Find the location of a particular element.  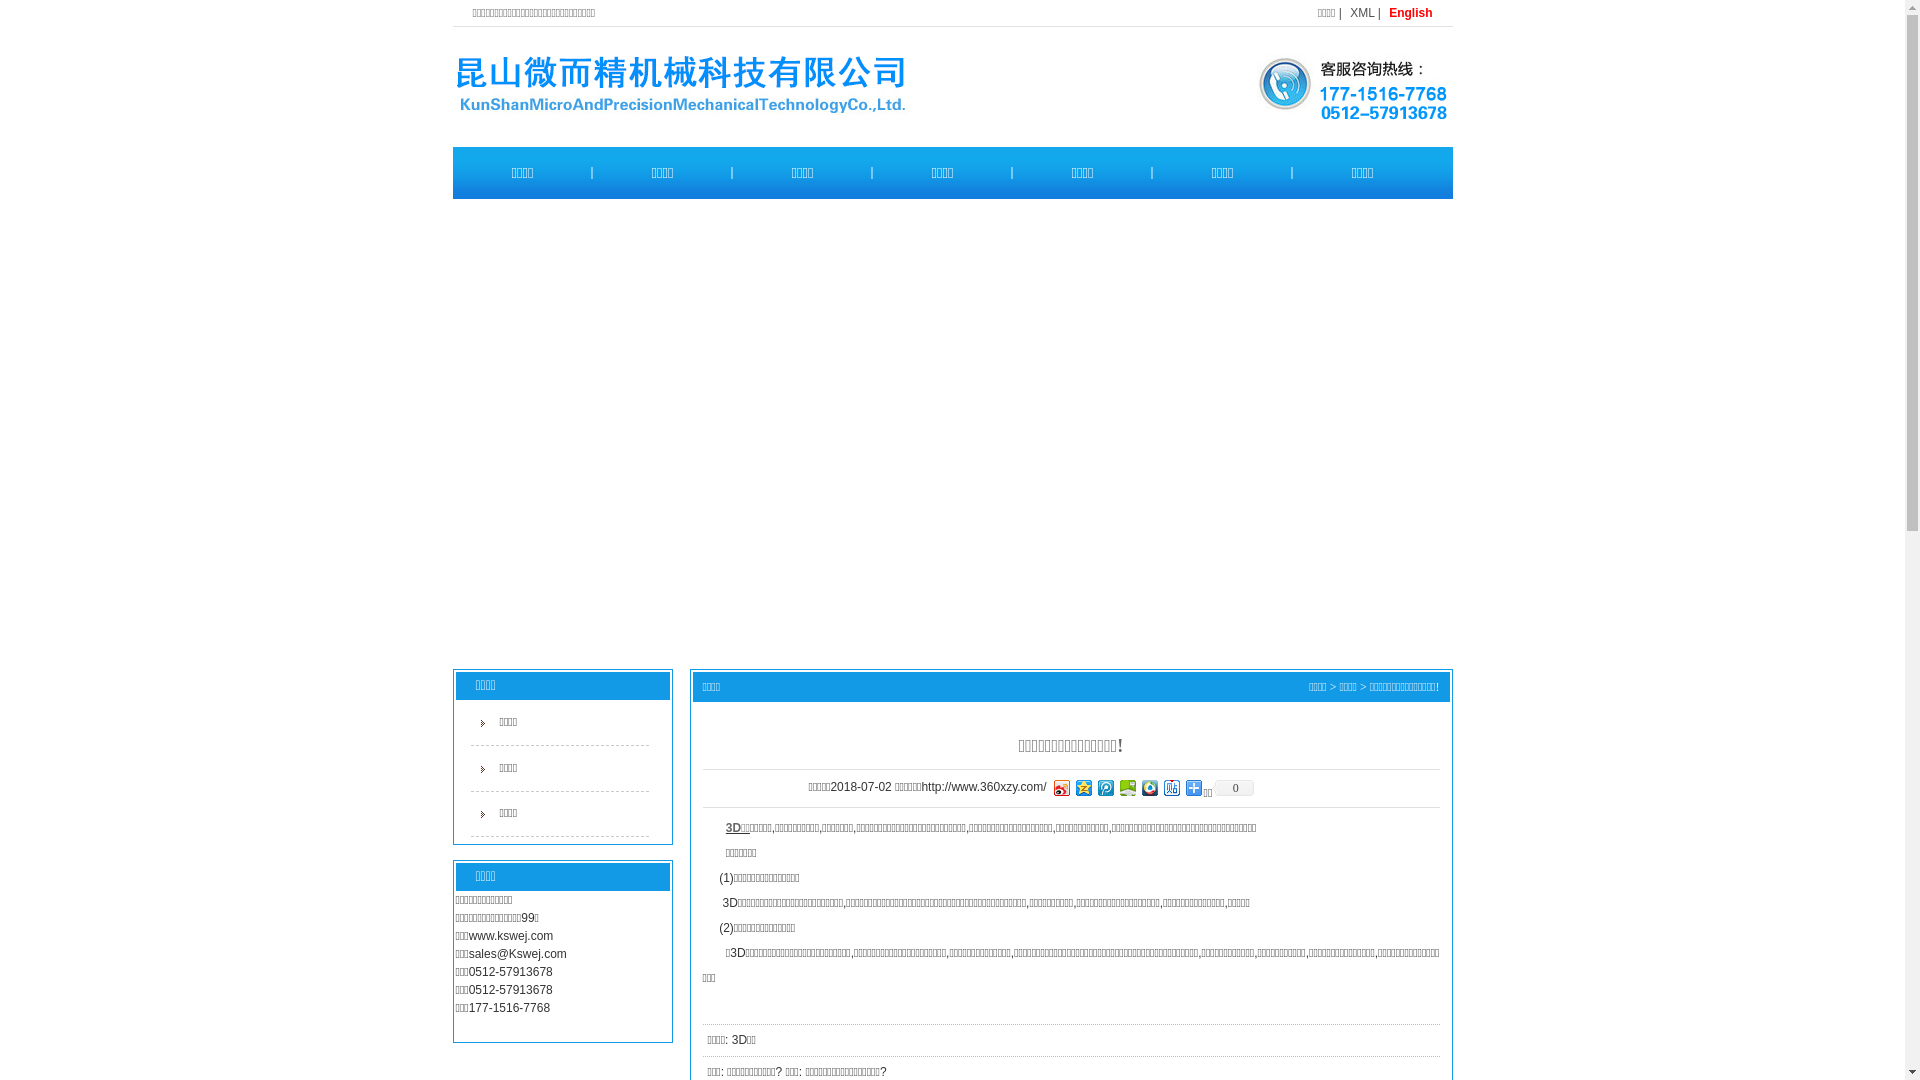

'1547896042809111.jpg' is located at coordinates (733, 86).